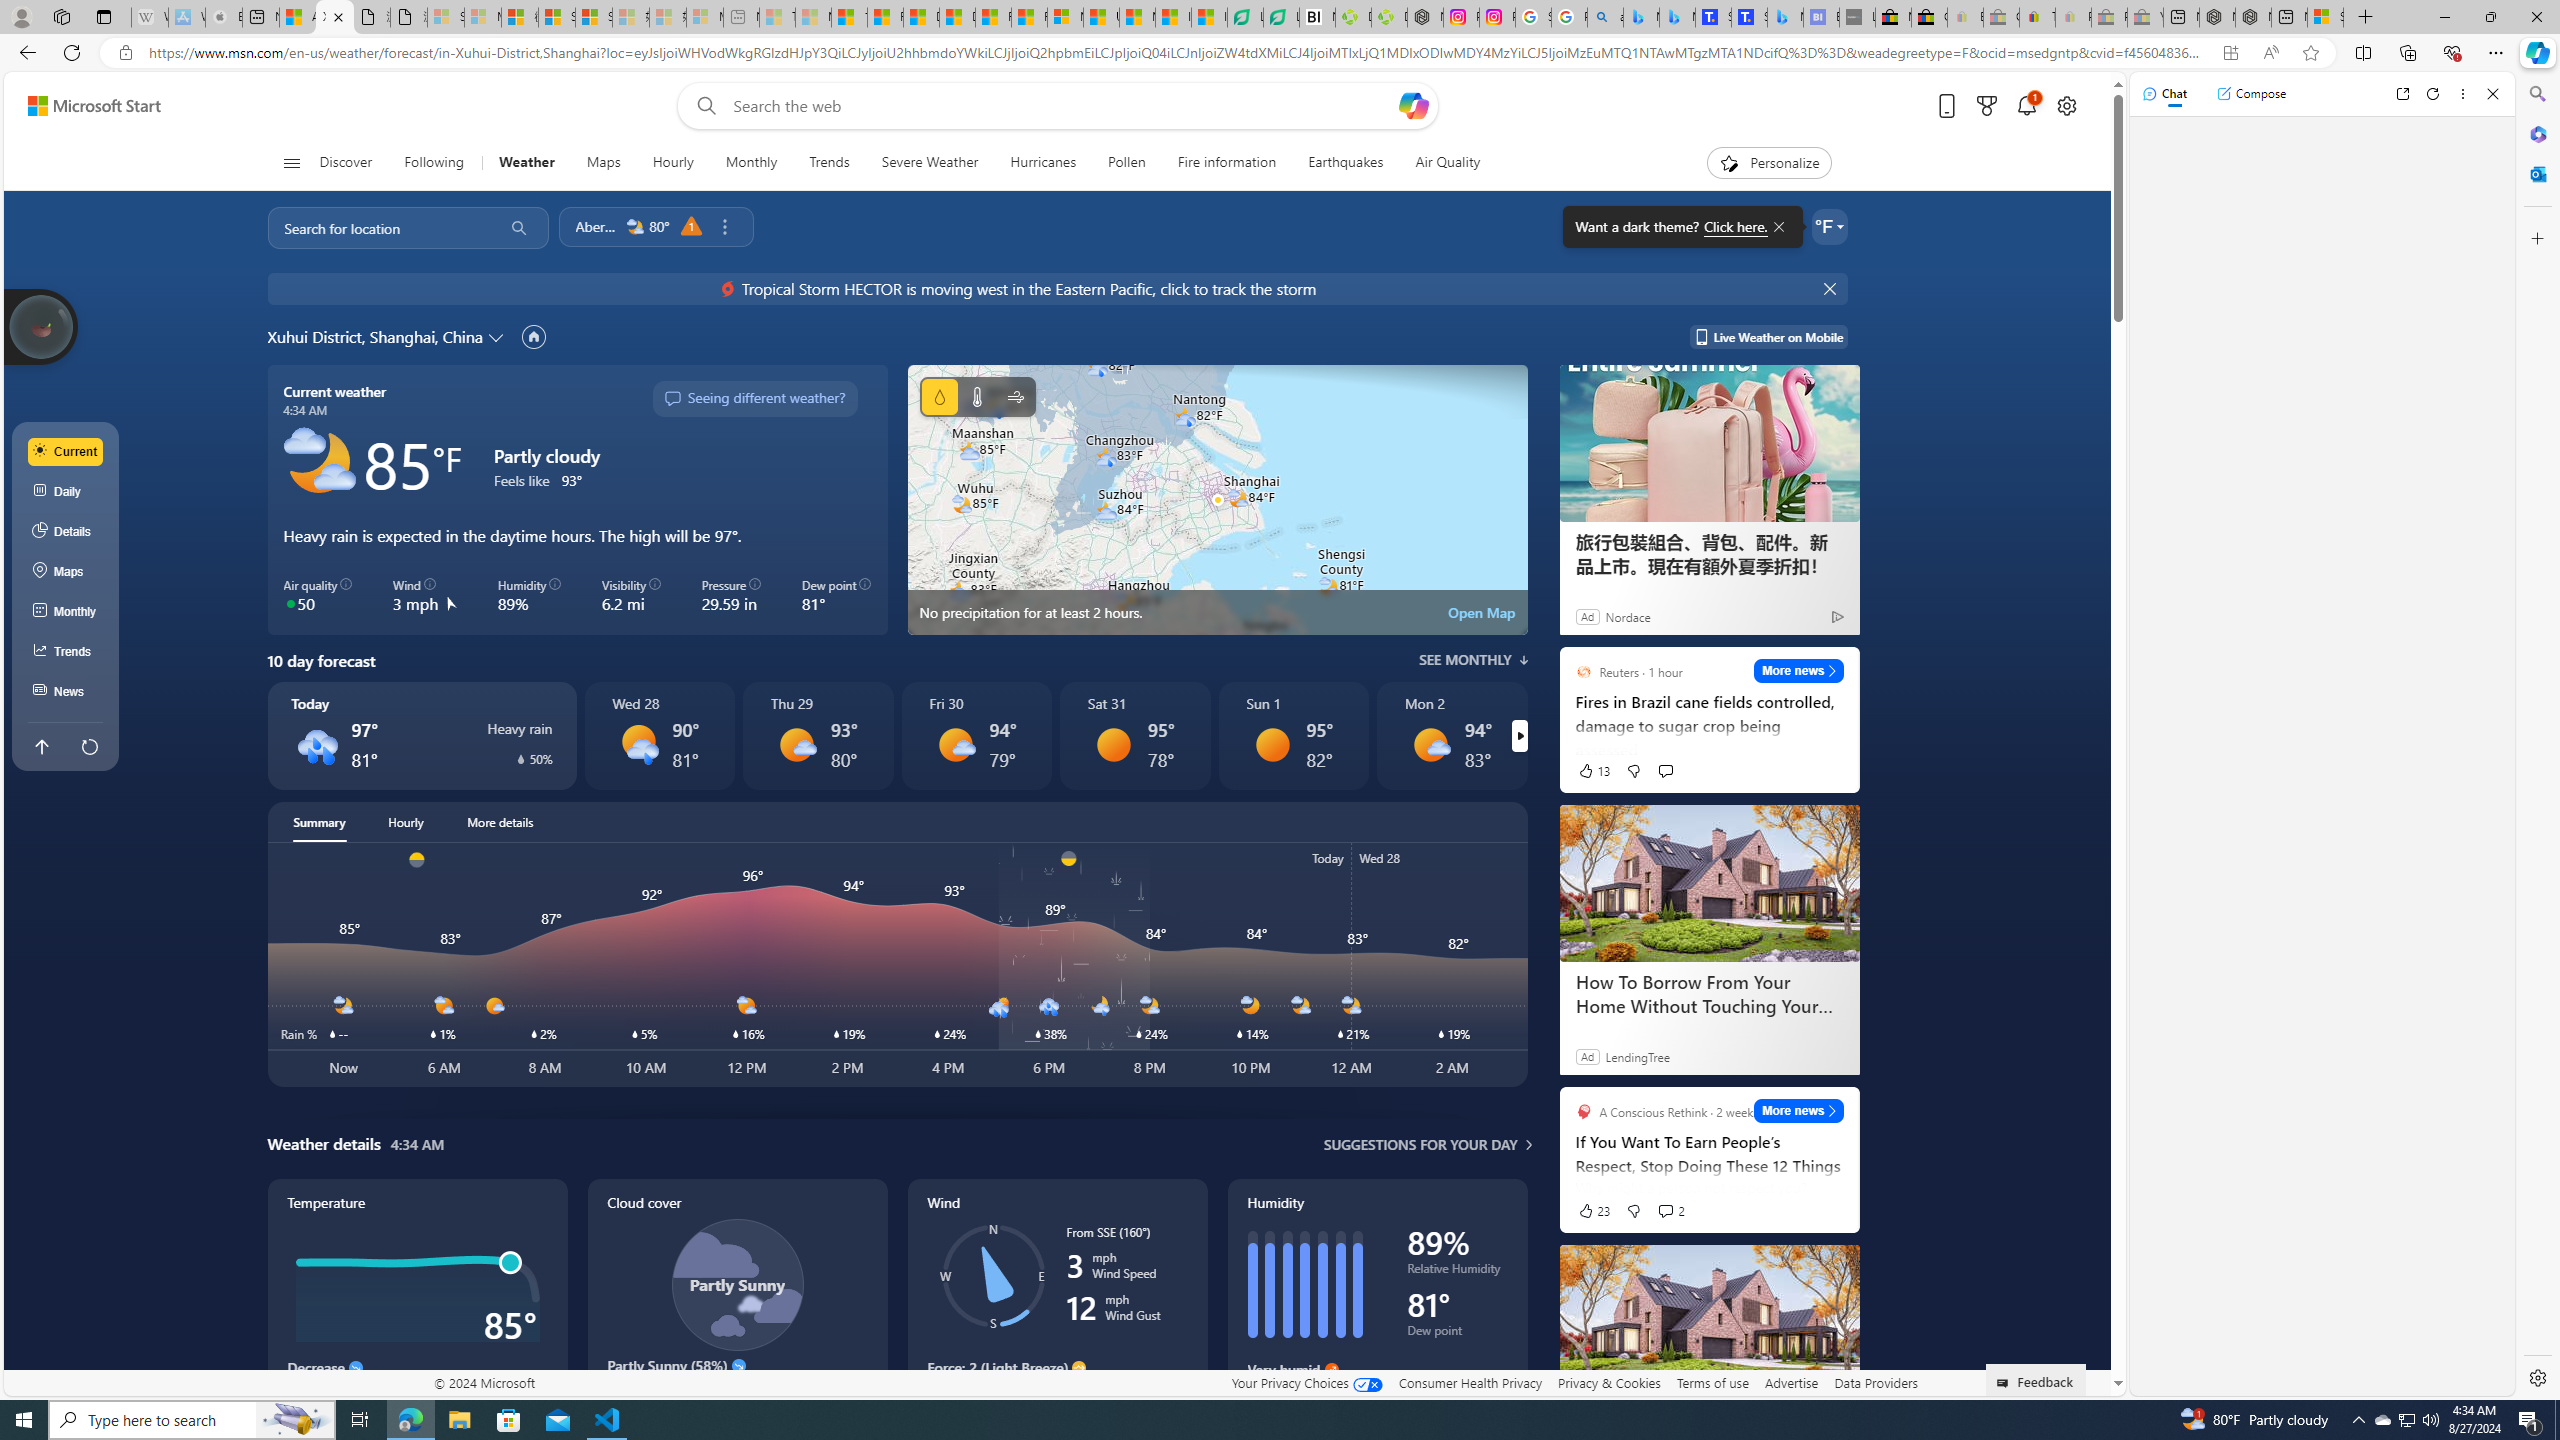 This screenshot has width=2560, height=1440. What do you see at coordinates (1126, 162) in the screenshot?
I see `'Pollen'` at bounding box center [1126, 162].